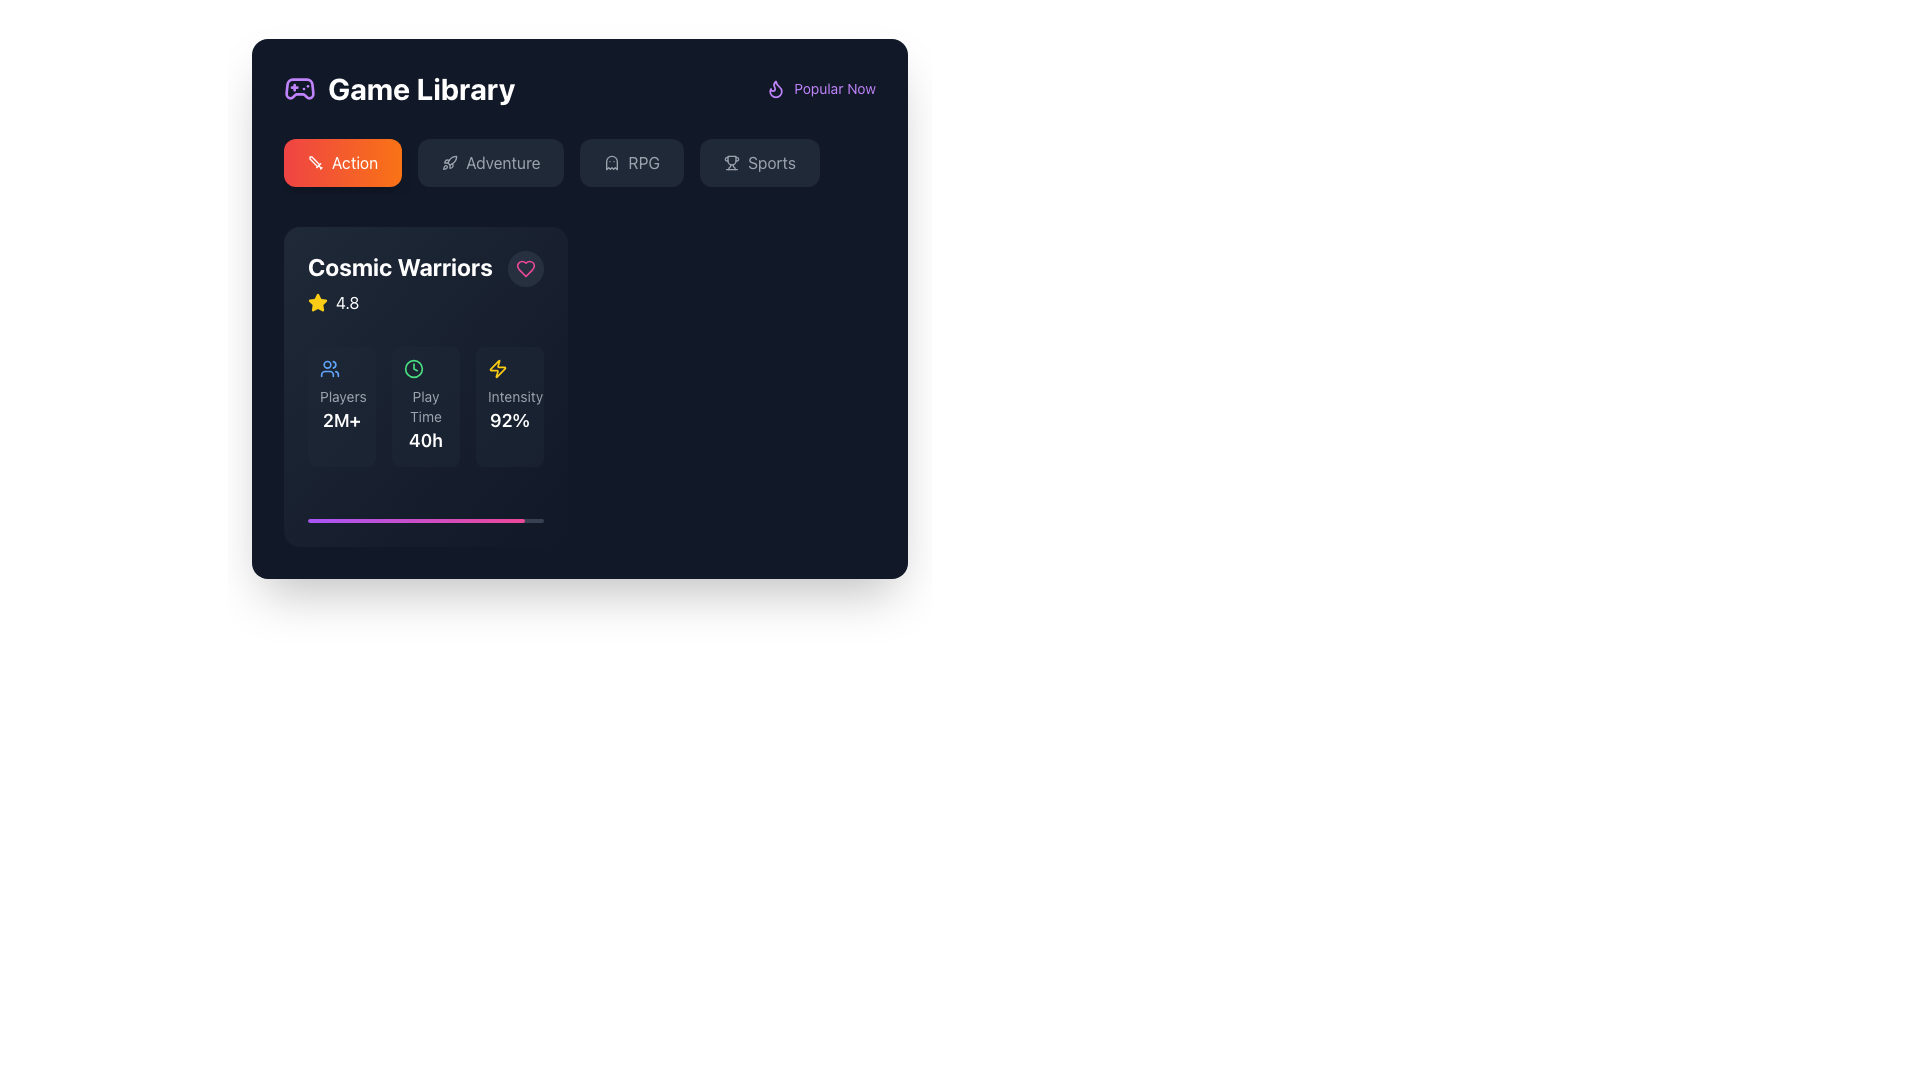 The height and width of the screenshot is (1080, 1920). I want to click on the star icon representing the game's rating of '4.8' located to the left of the rating text in the game's information section, so click(316, 303).